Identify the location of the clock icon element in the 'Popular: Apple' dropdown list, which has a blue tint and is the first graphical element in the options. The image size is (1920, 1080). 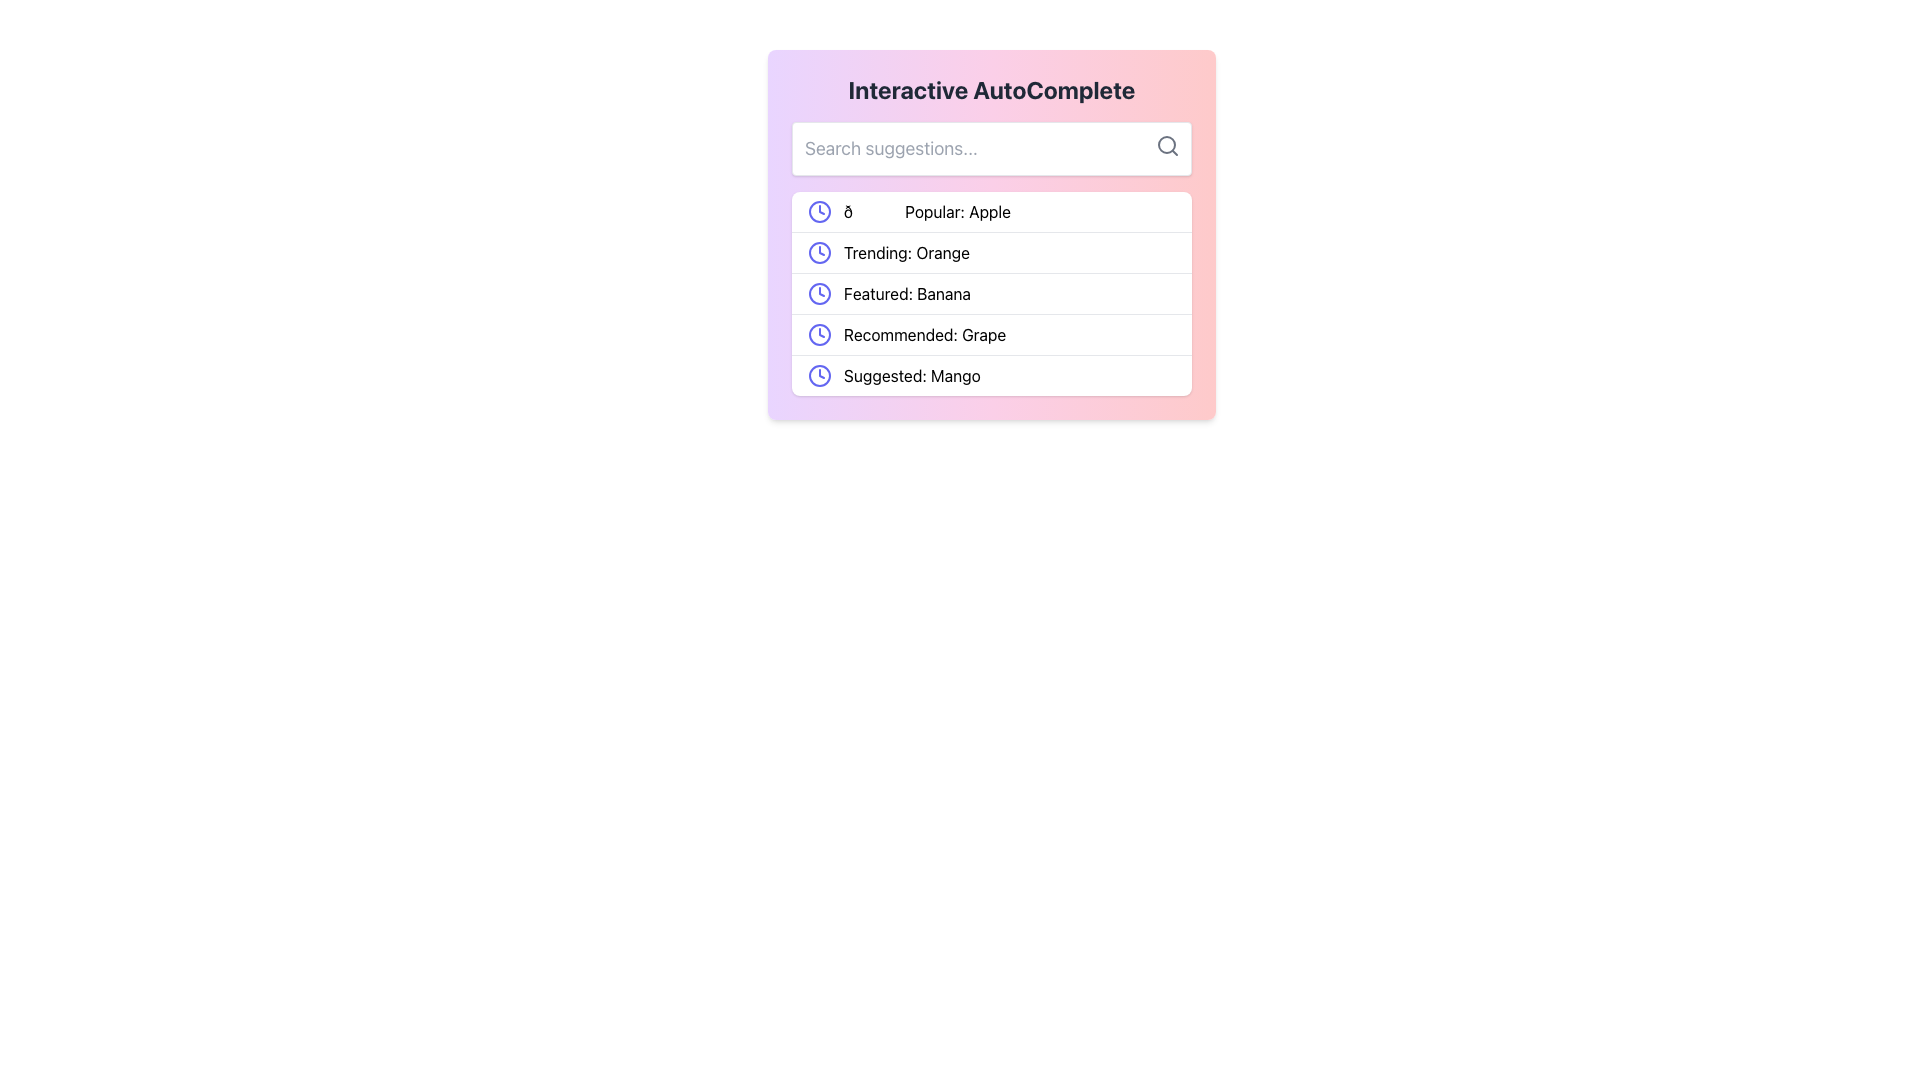
(820, 212).